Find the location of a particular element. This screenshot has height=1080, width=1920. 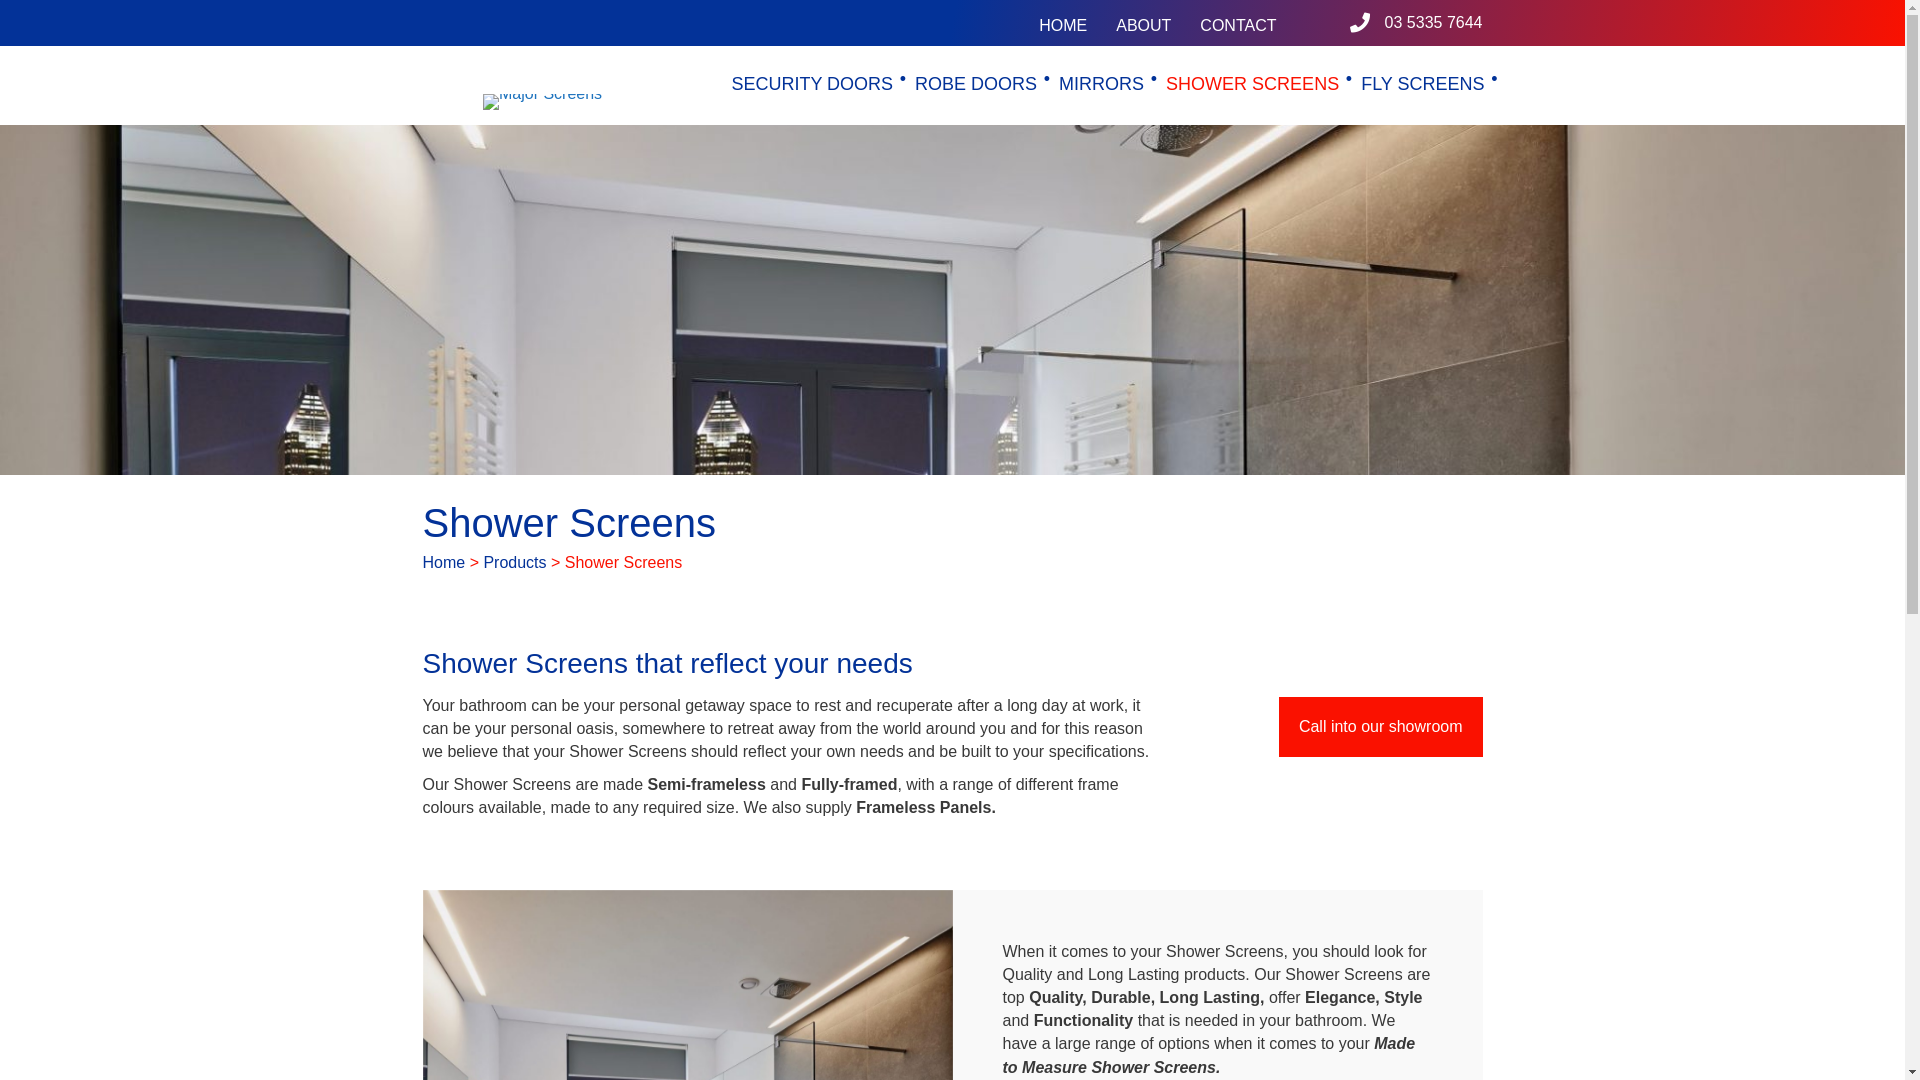

'03 5335 7644' is located at coordinates (1433, 22).